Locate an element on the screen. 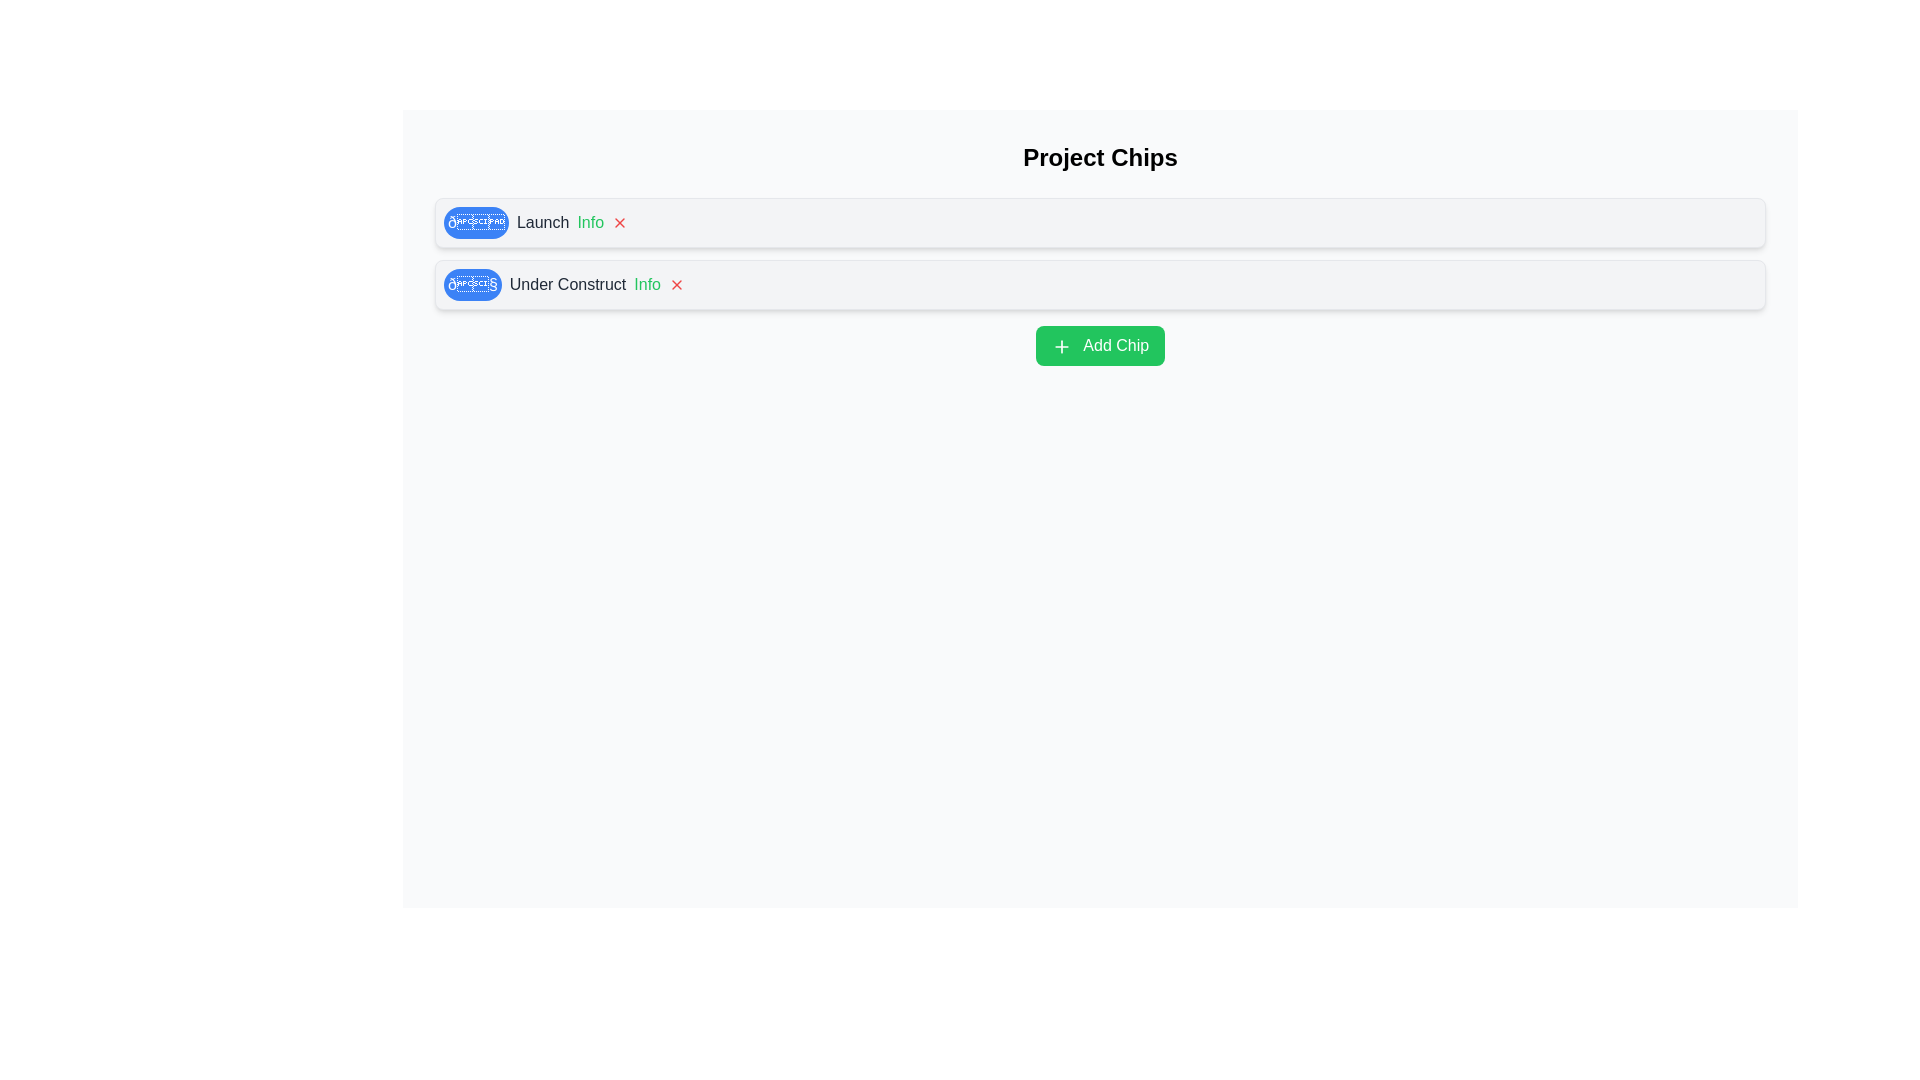 The height and width of the screenshot is (1080, 1920). 'Info' button on the chip labeled Launch is located at coordinates (589, 223).